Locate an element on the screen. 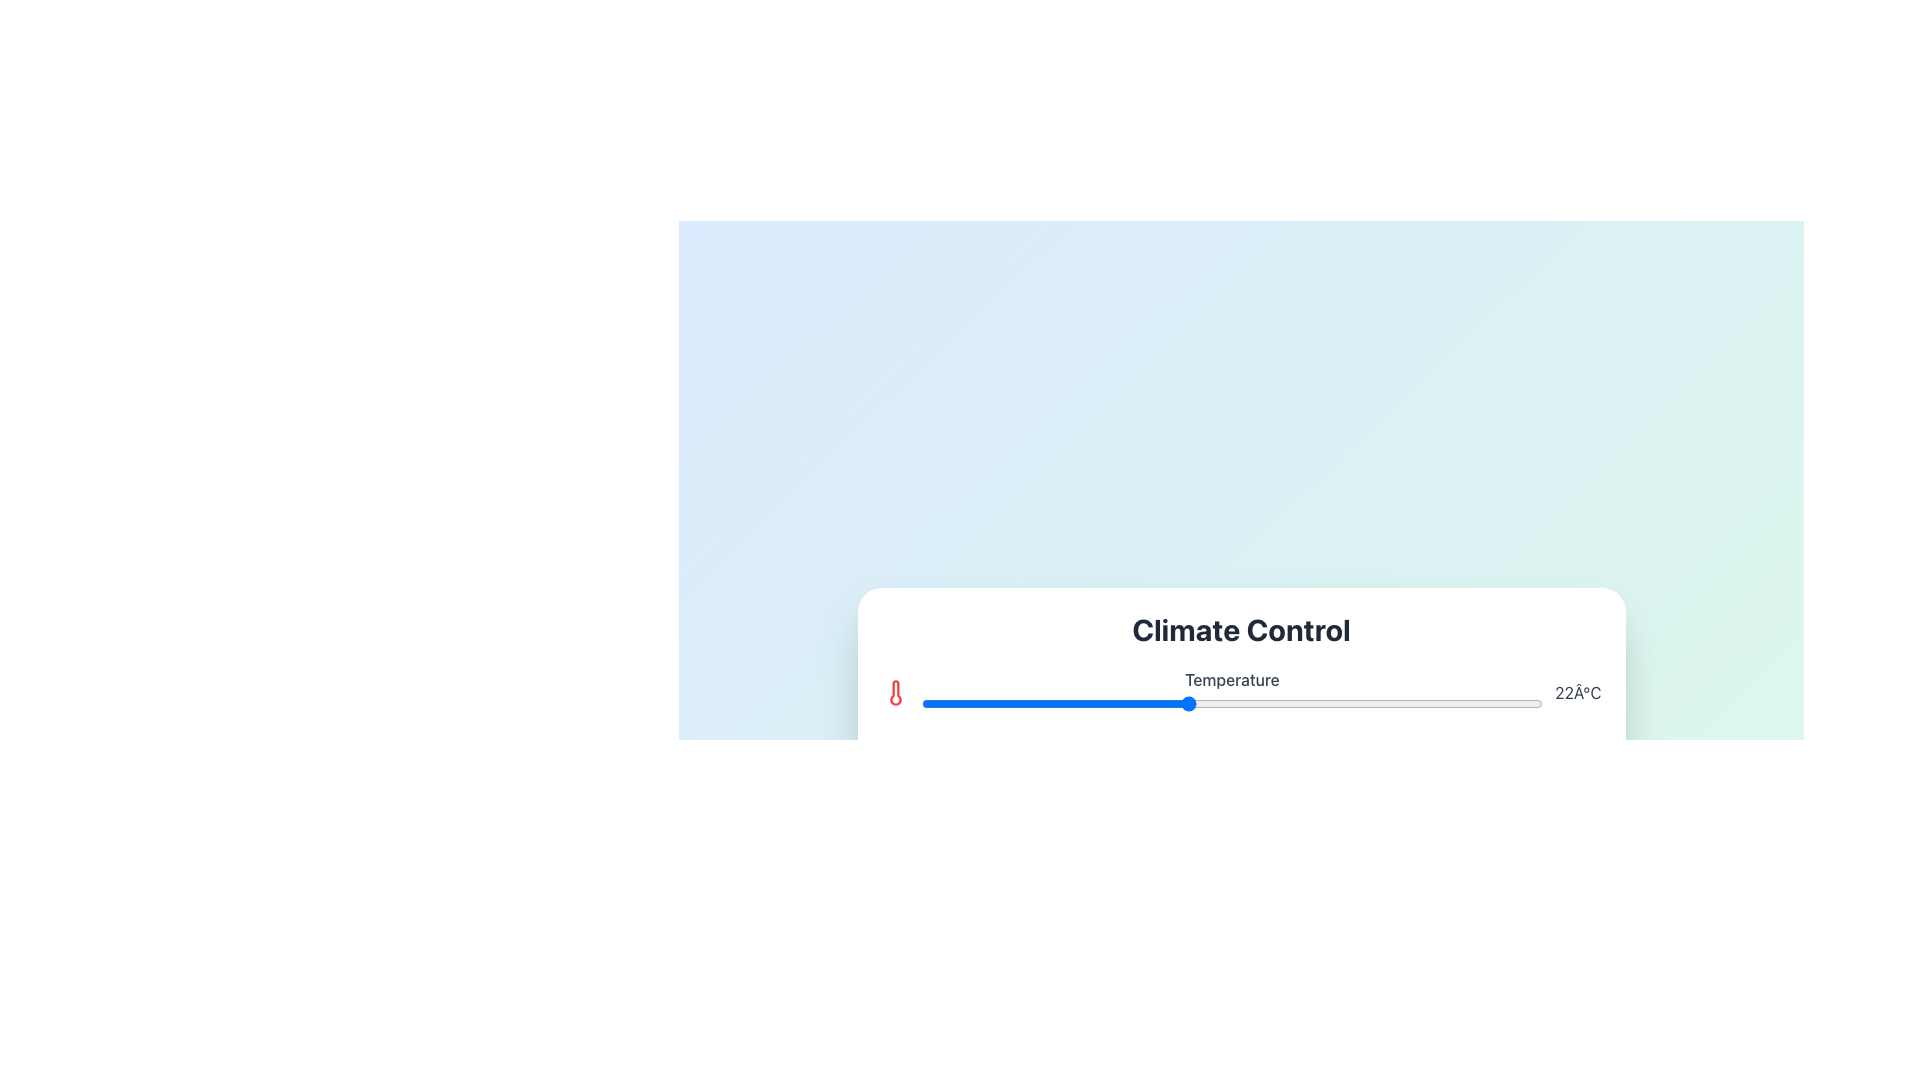 The image size is (1920, 1080). temperature is located at coordinates (1275, 703).